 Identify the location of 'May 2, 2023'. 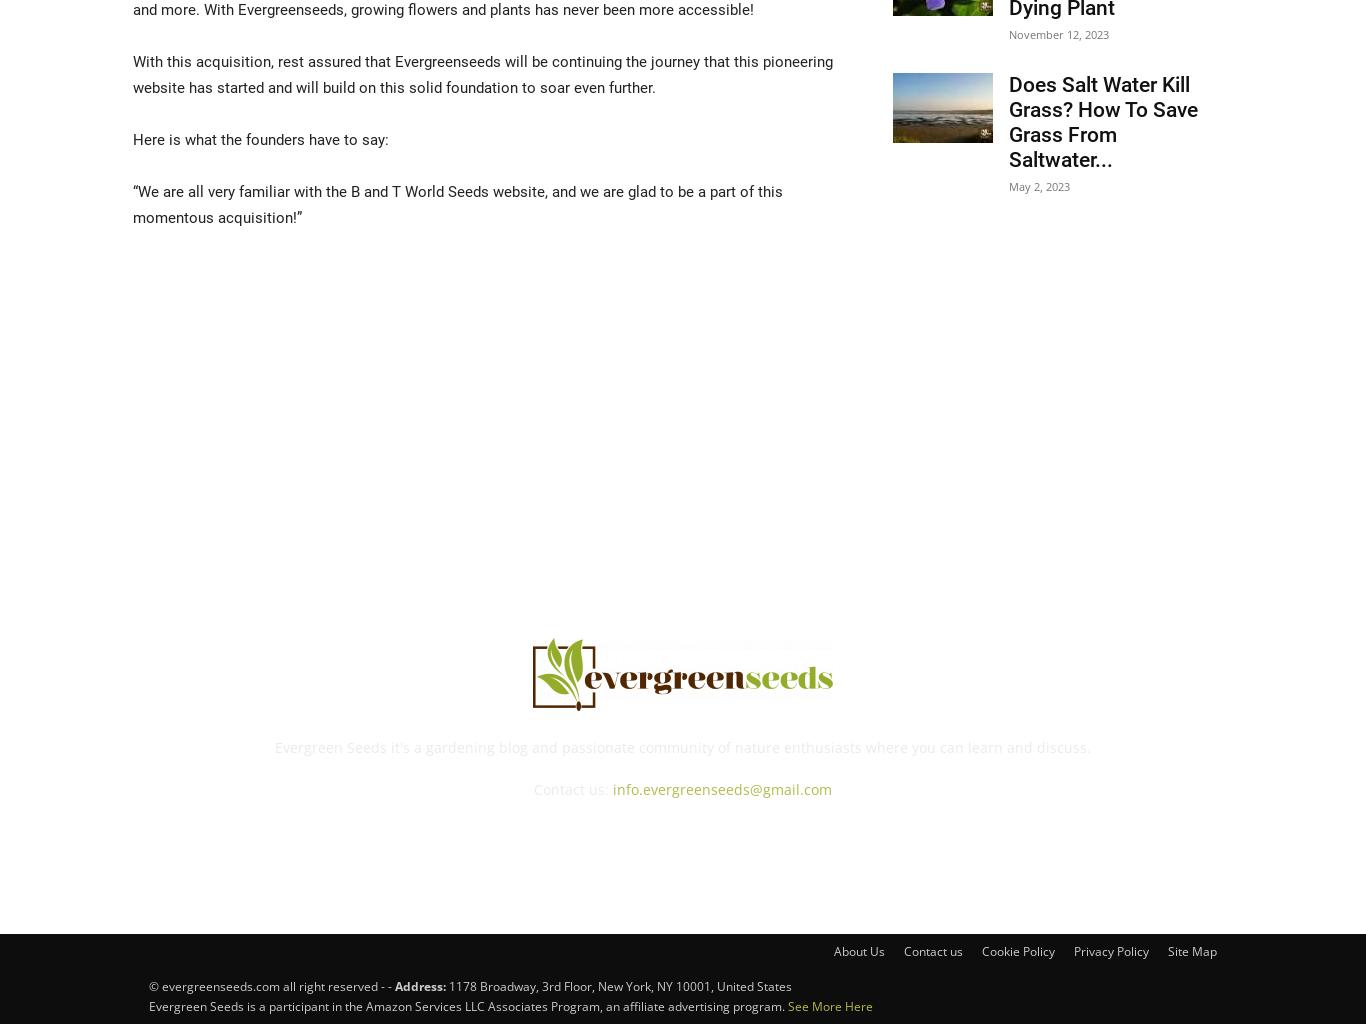
(1038, 186).